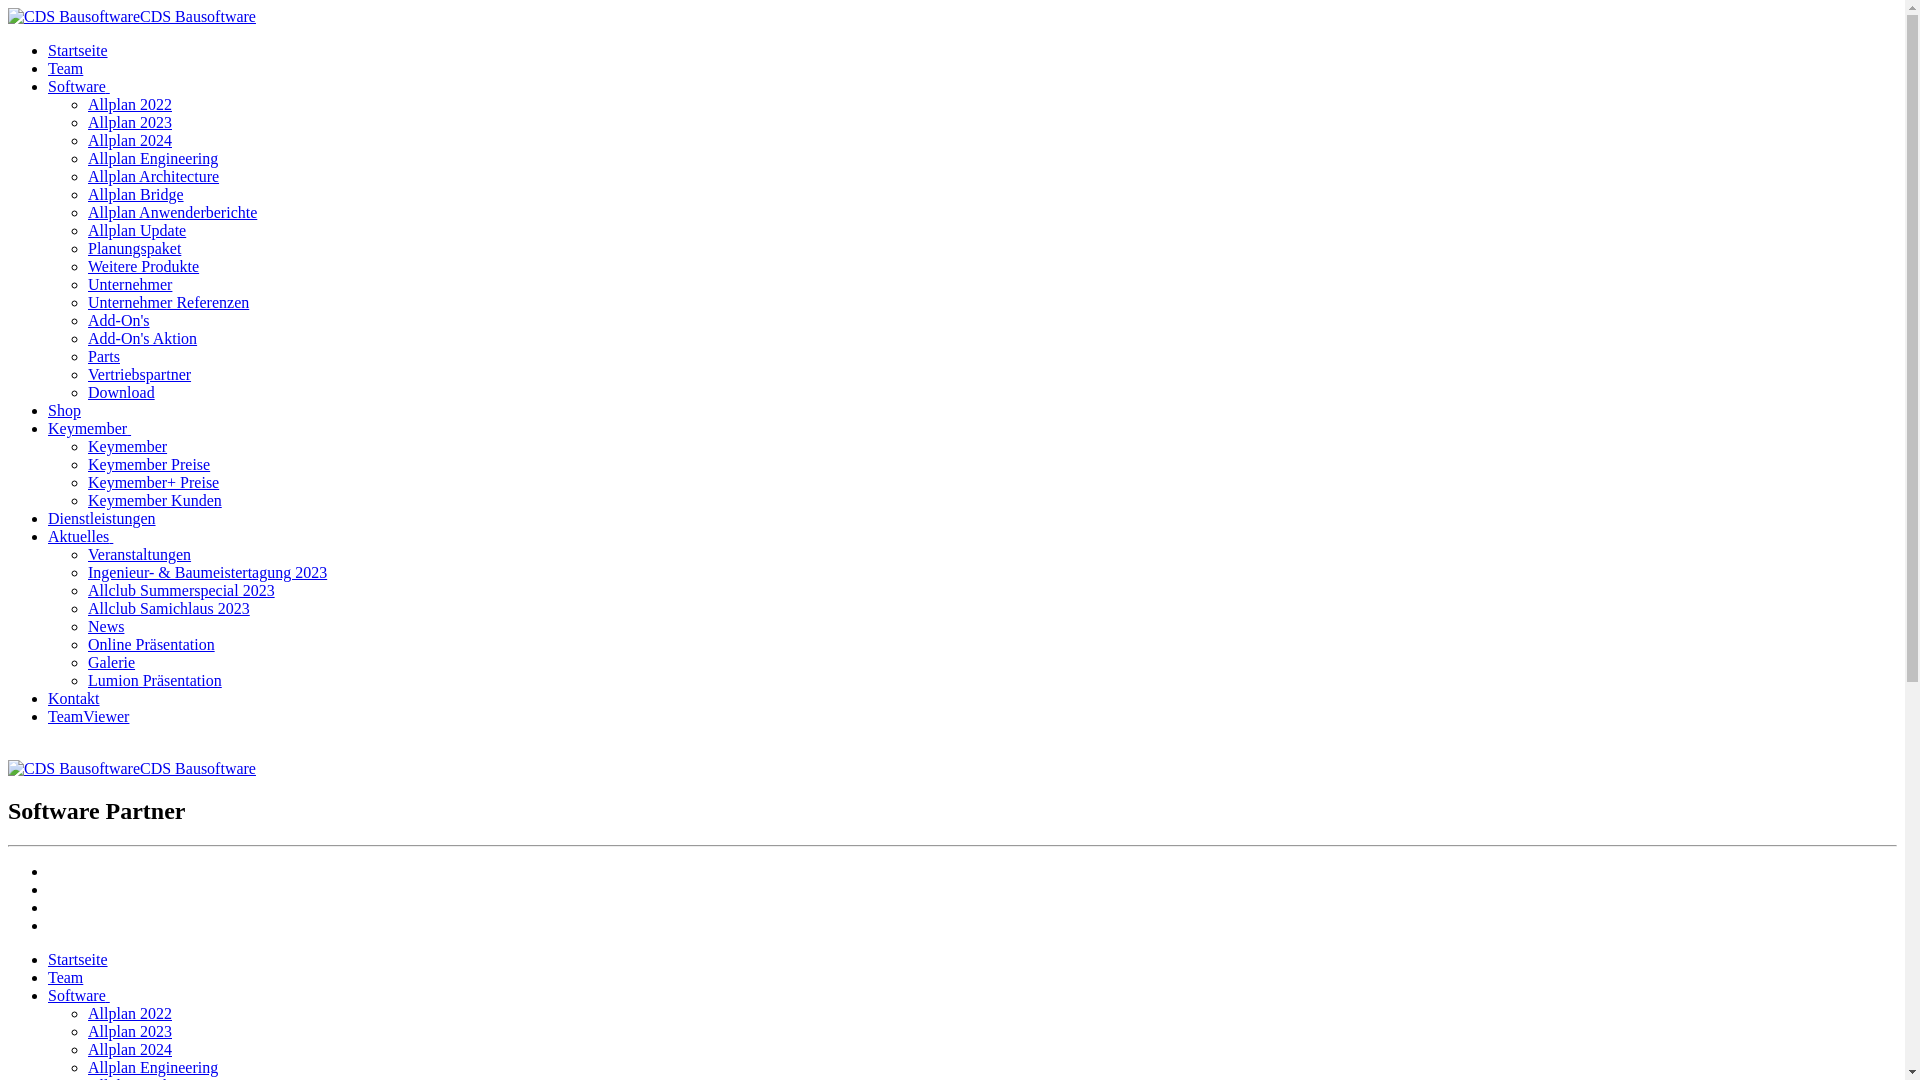  What do you see at coordinates (86, 482) in the screenshot?
I see `'Keymember+ Preise'` at bounding box center [86, 482].